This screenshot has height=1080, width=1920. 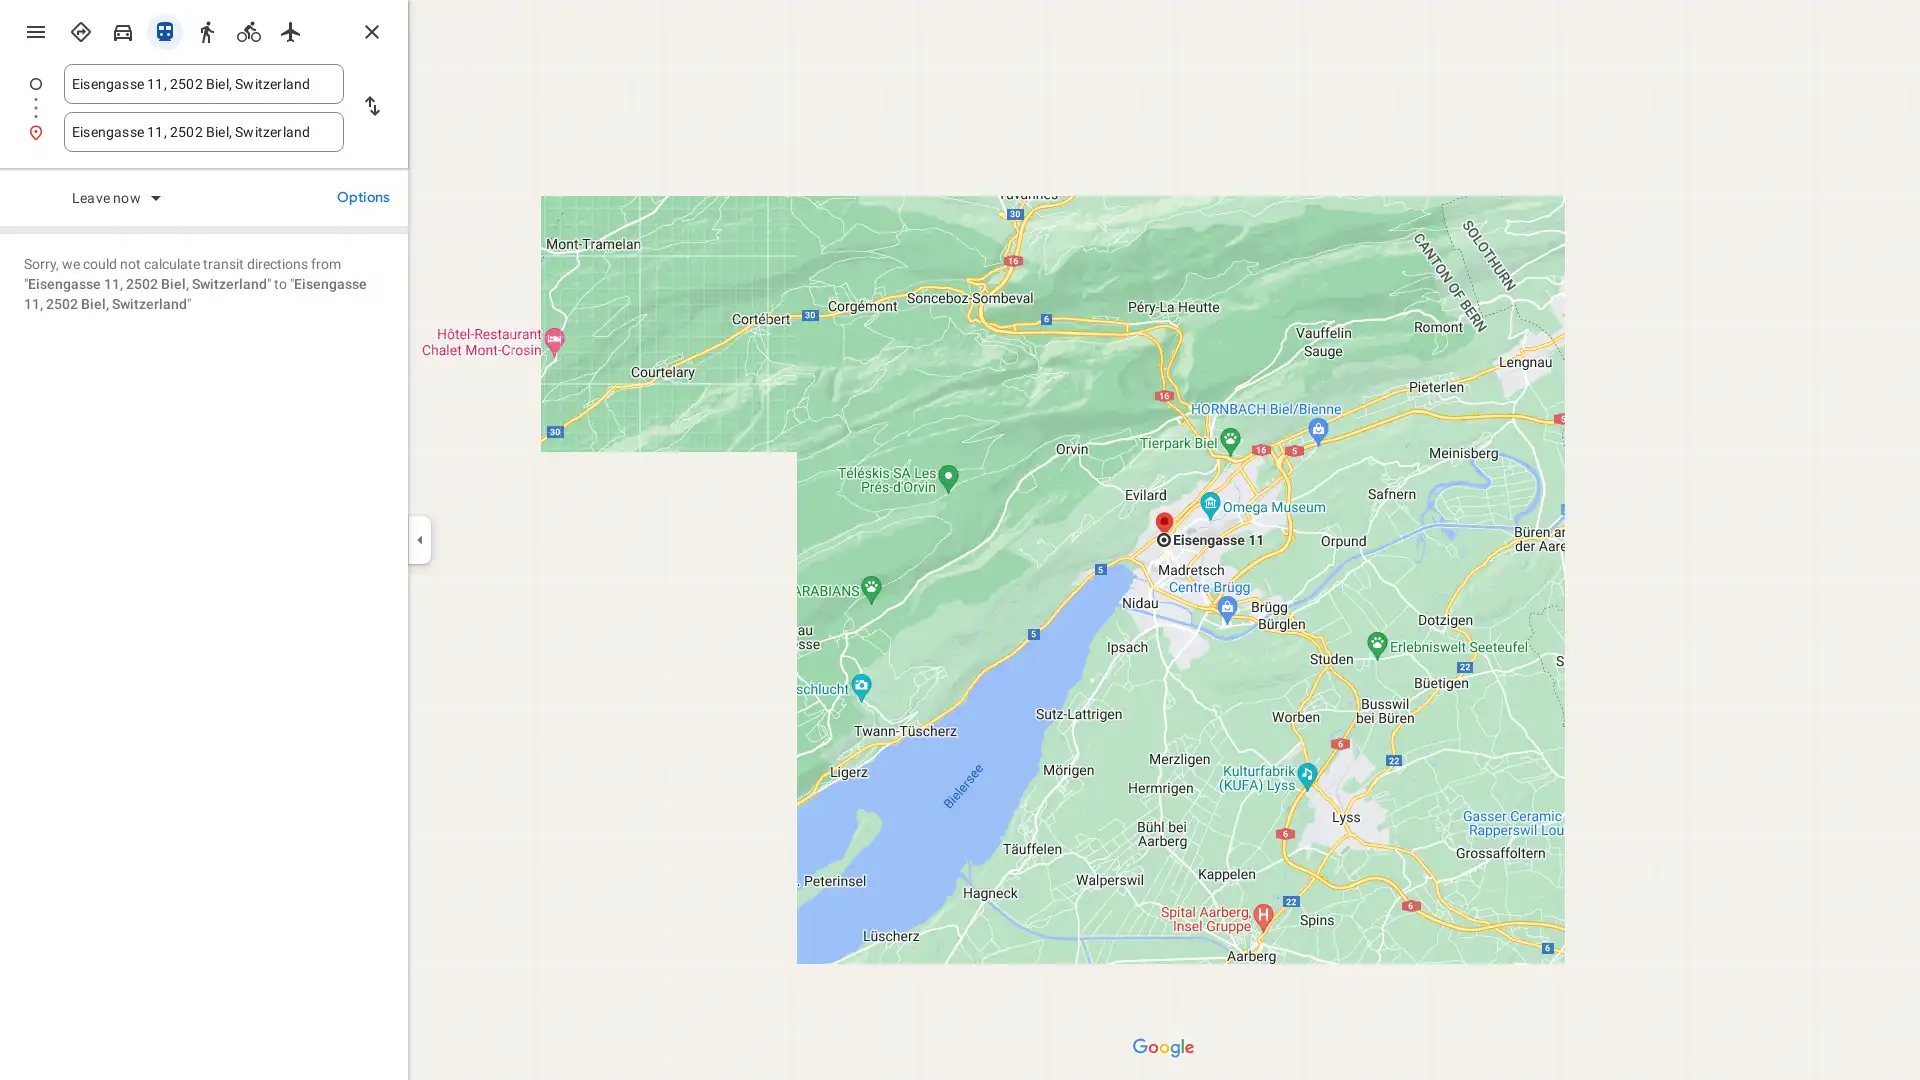 I want to click on Menu, so click(x=35, y=31).